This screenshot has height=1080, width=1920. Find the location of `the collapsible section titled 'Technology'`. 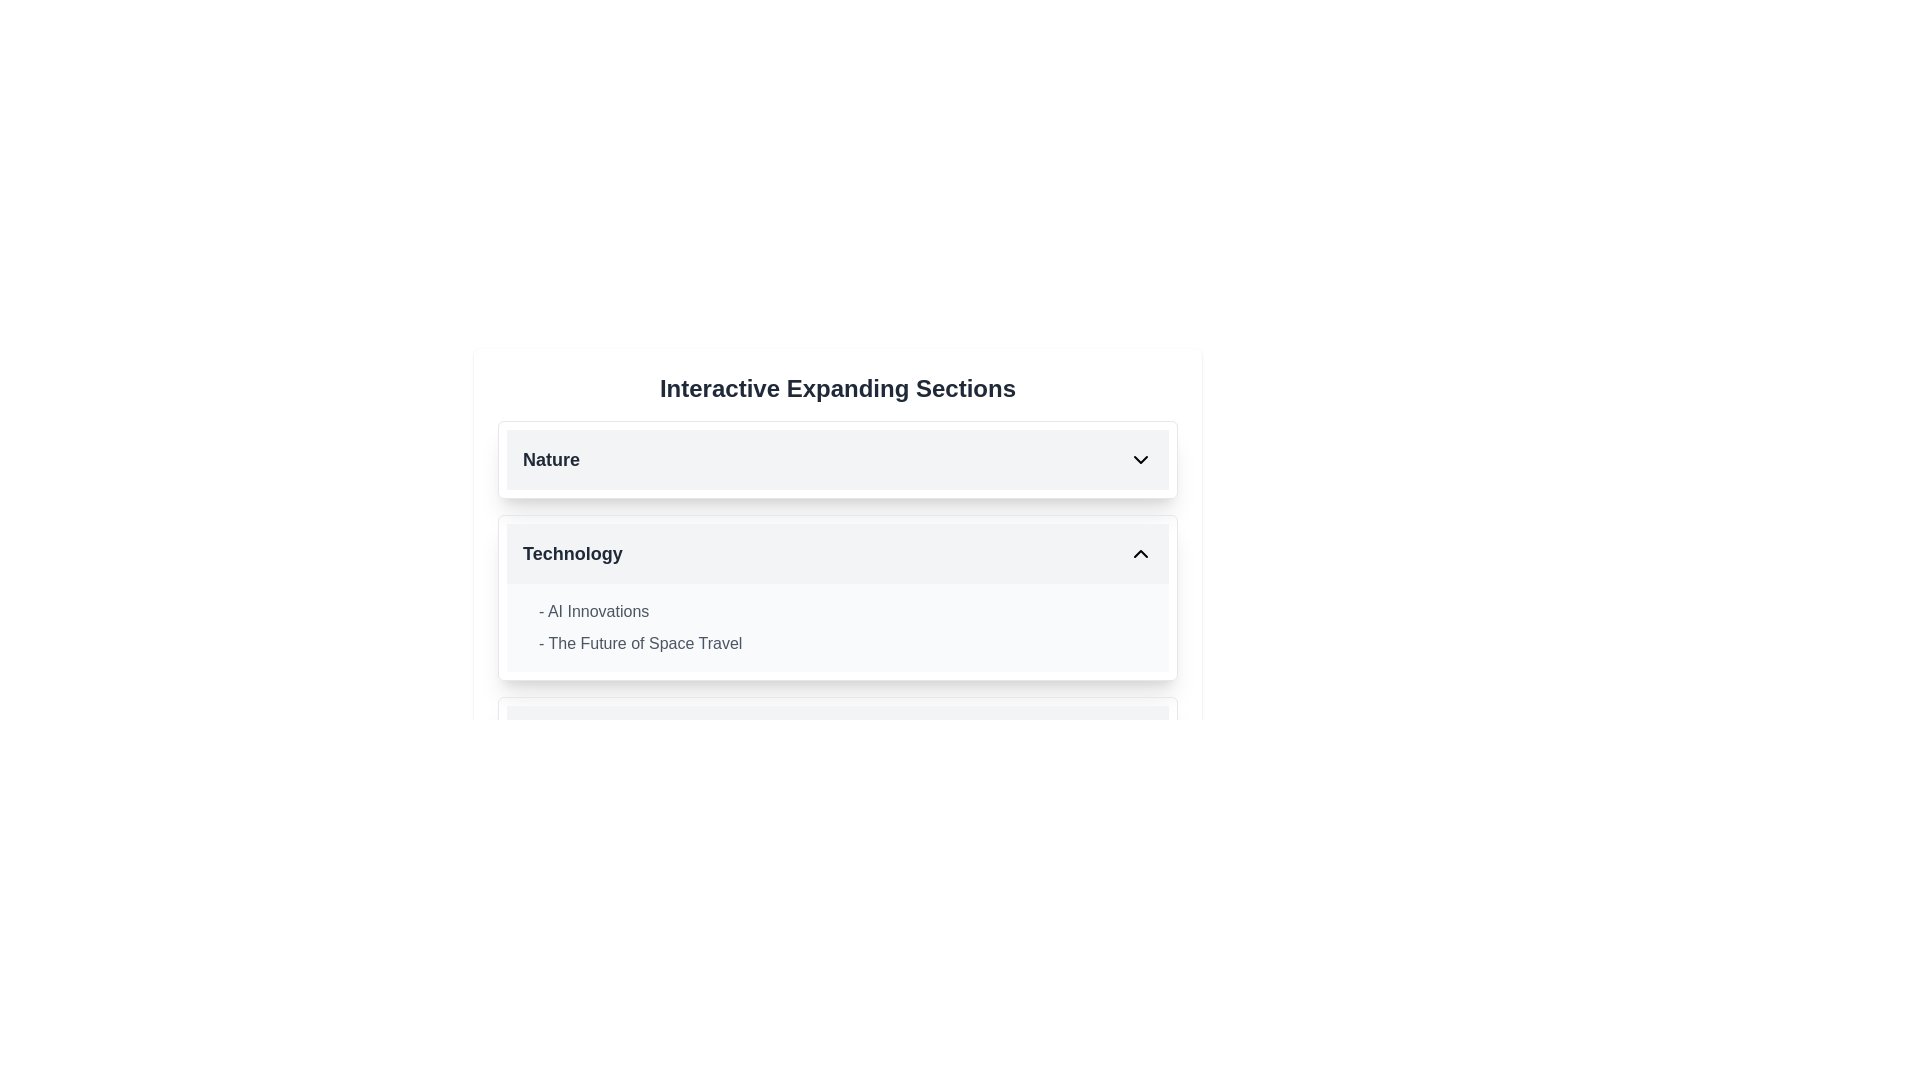

the collapsible section titled 'Technology' is located at coordinates (838, 520).